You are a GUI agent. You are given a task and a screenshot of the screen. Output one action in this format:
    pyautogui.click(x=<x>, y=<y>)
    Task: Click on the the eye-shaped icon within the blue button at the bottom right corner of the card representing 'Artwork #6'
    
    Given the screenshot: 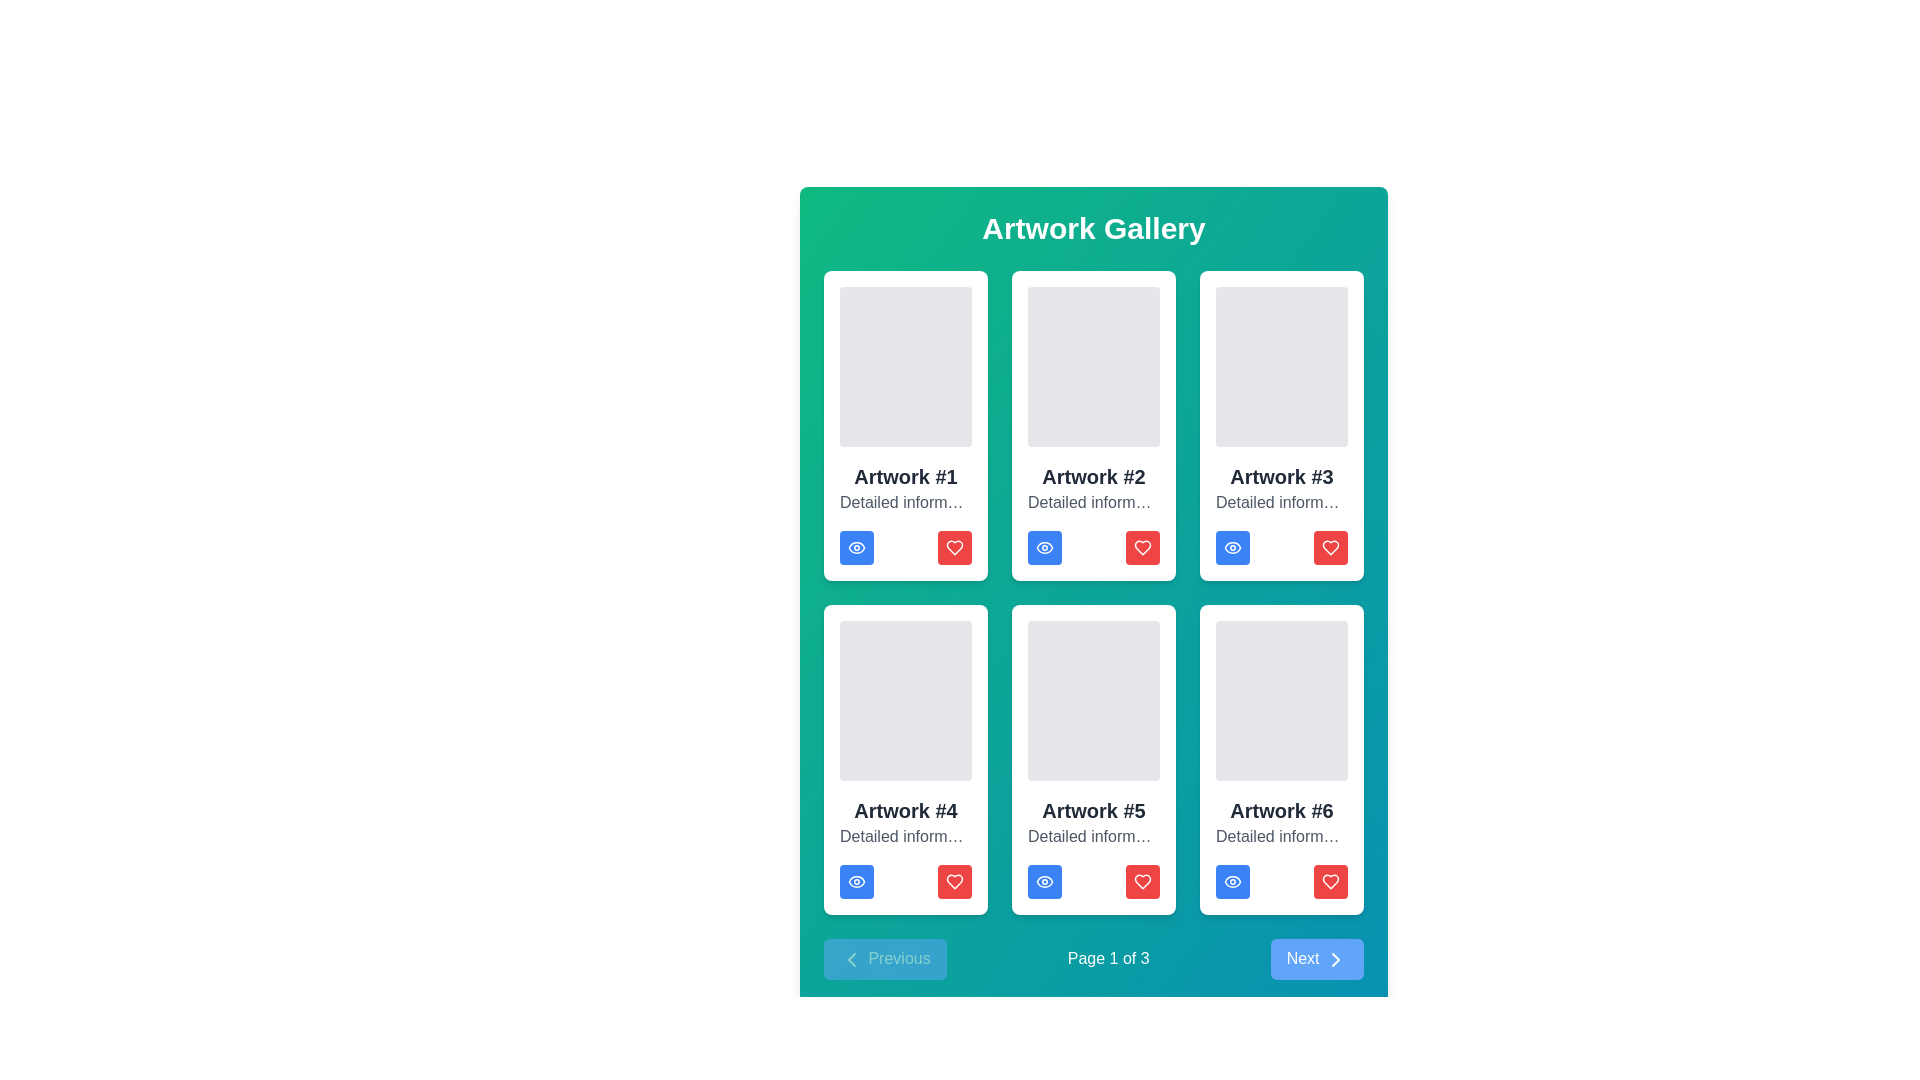 What is the action you would take?
    pyautogui.click(x=1232, y=881)
    